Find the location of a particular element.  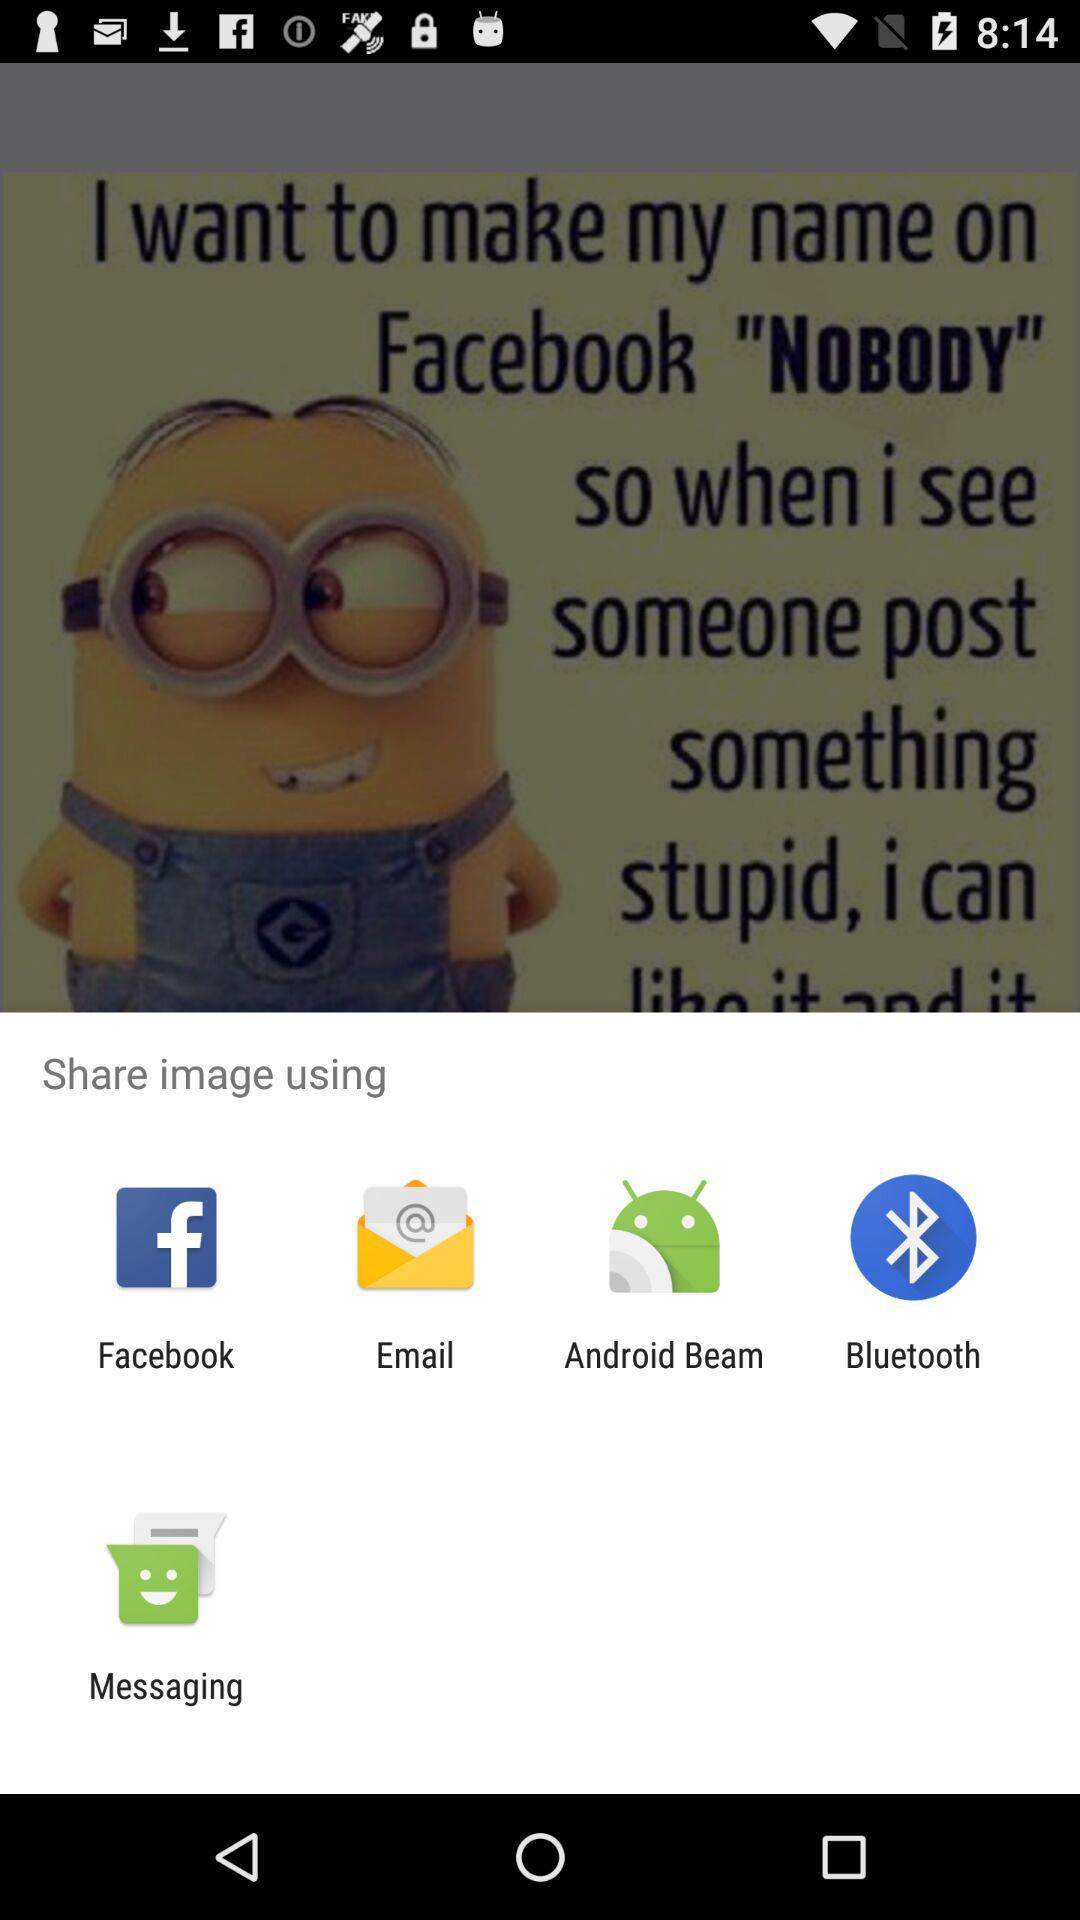

email is located at coordinates (414, 1374).